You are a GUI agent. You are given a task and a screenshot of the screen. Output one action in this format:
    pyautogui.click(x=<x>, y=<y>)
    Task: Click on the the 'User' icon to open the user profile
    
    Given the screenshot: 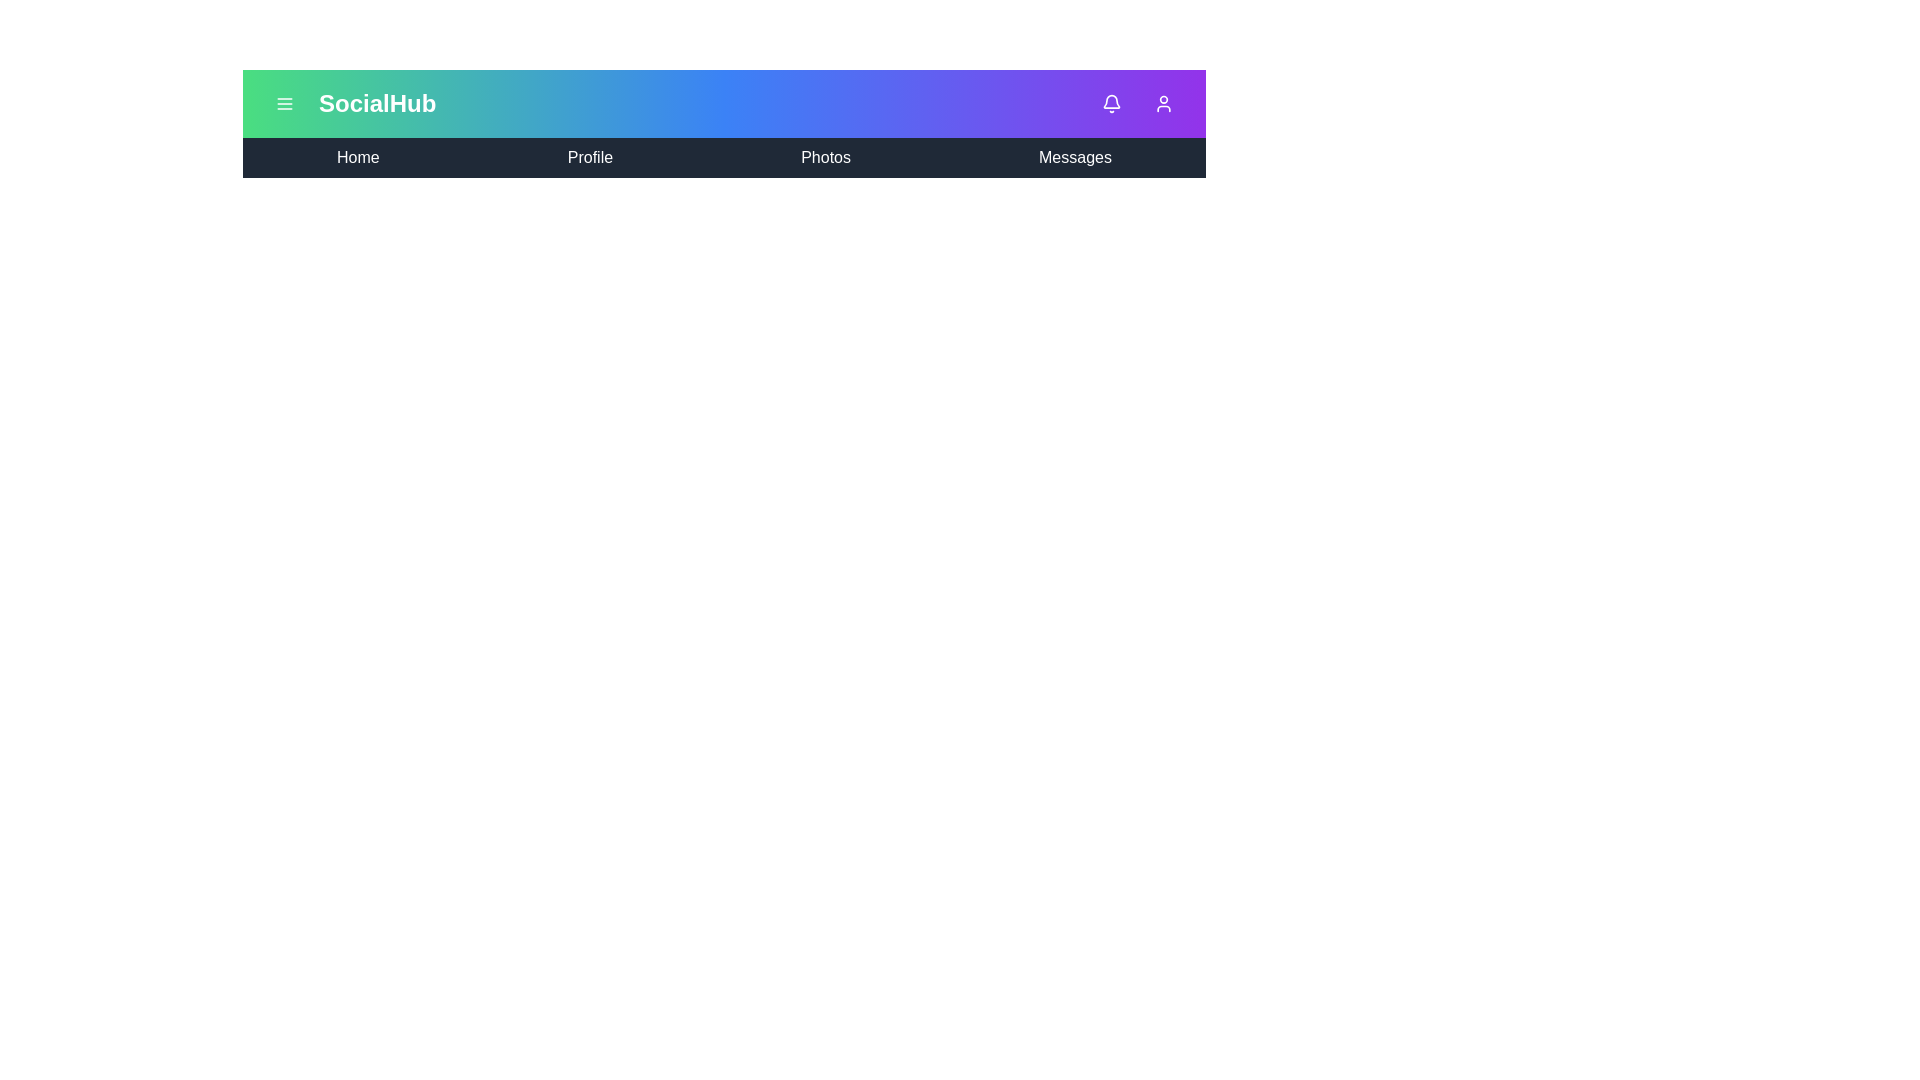 What is the action you would take?
    pyautogui.click(x=1163, y=104)
    